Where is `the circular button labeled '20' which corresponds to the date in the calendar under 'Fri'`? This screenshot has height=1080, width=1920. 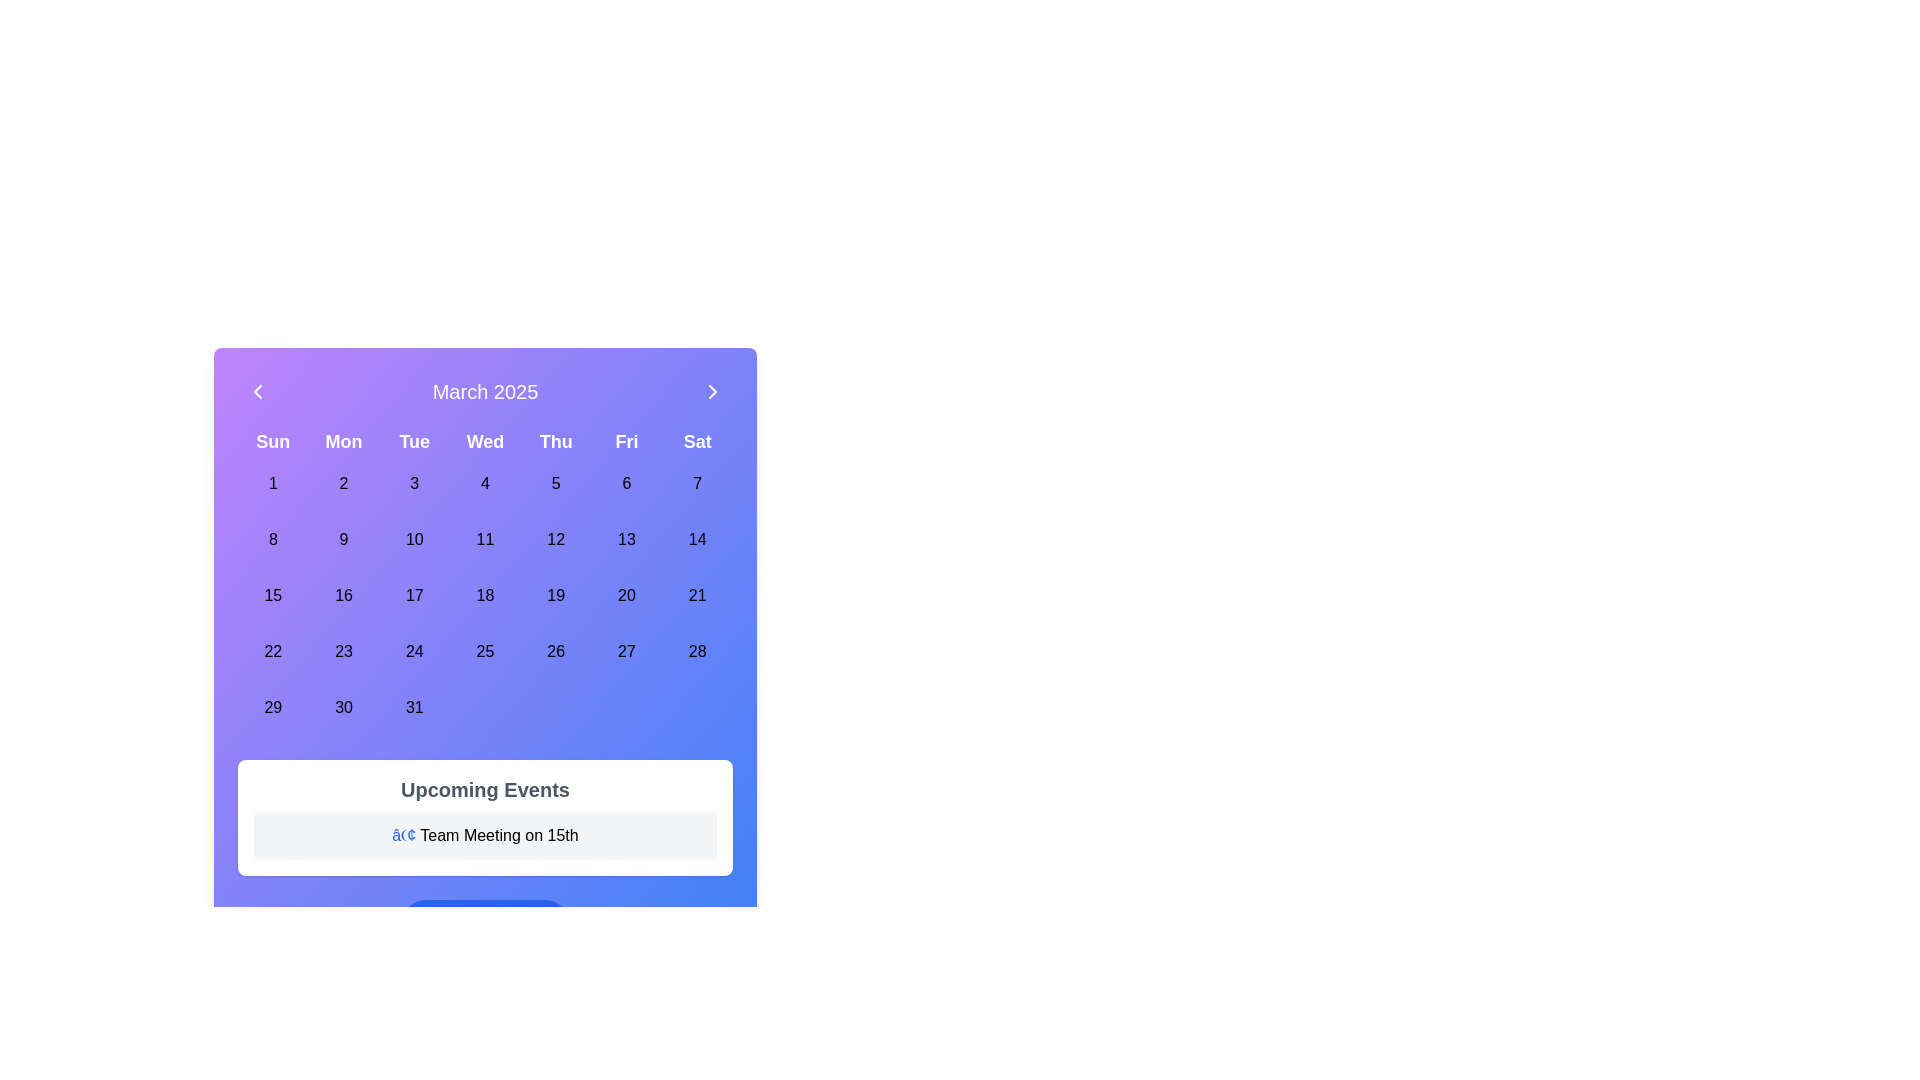 the circular button labeled '20' which corresponds to the date in the calendar under 'Fri' is located at coordinates (625, 595).